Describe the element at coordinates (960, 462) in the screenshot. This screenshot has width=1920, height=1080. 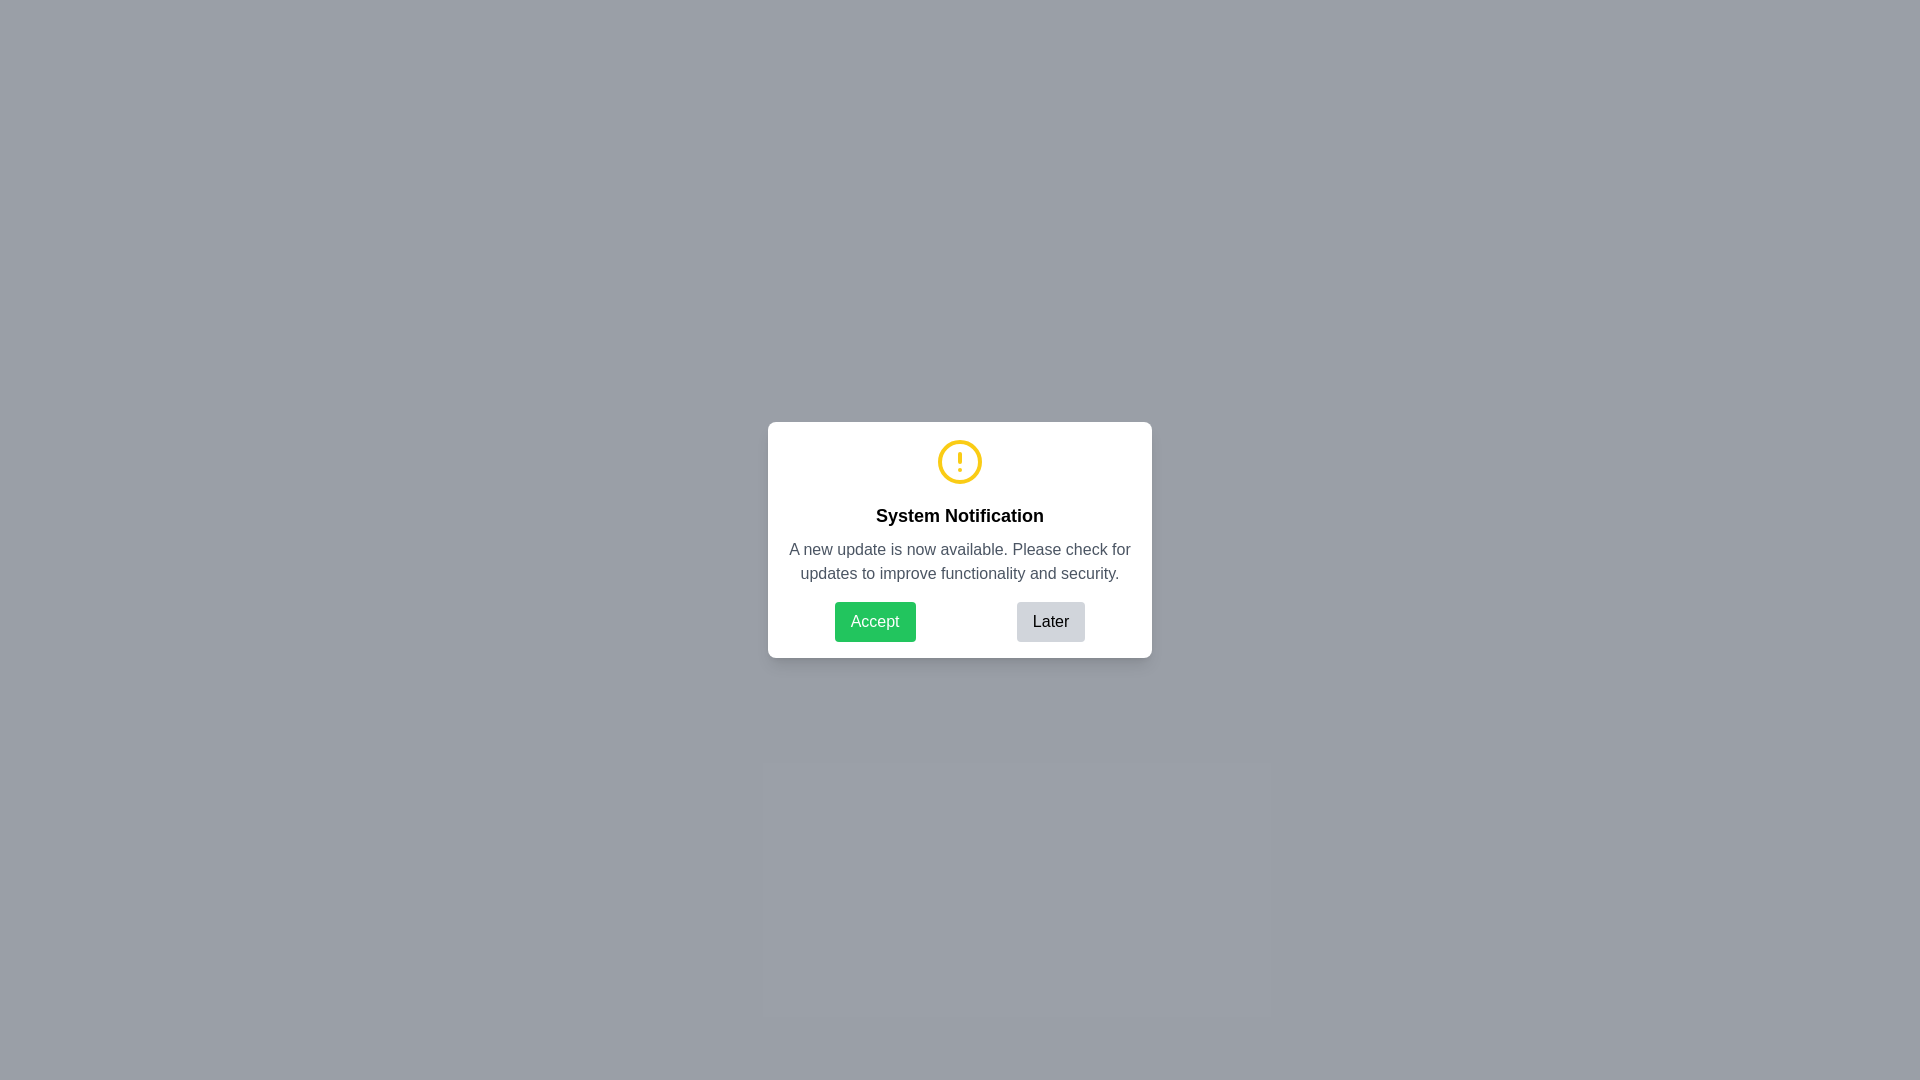
I see `the central circular graphic SVG element of the alert icon located at the top of the notification dialog box` at that location.